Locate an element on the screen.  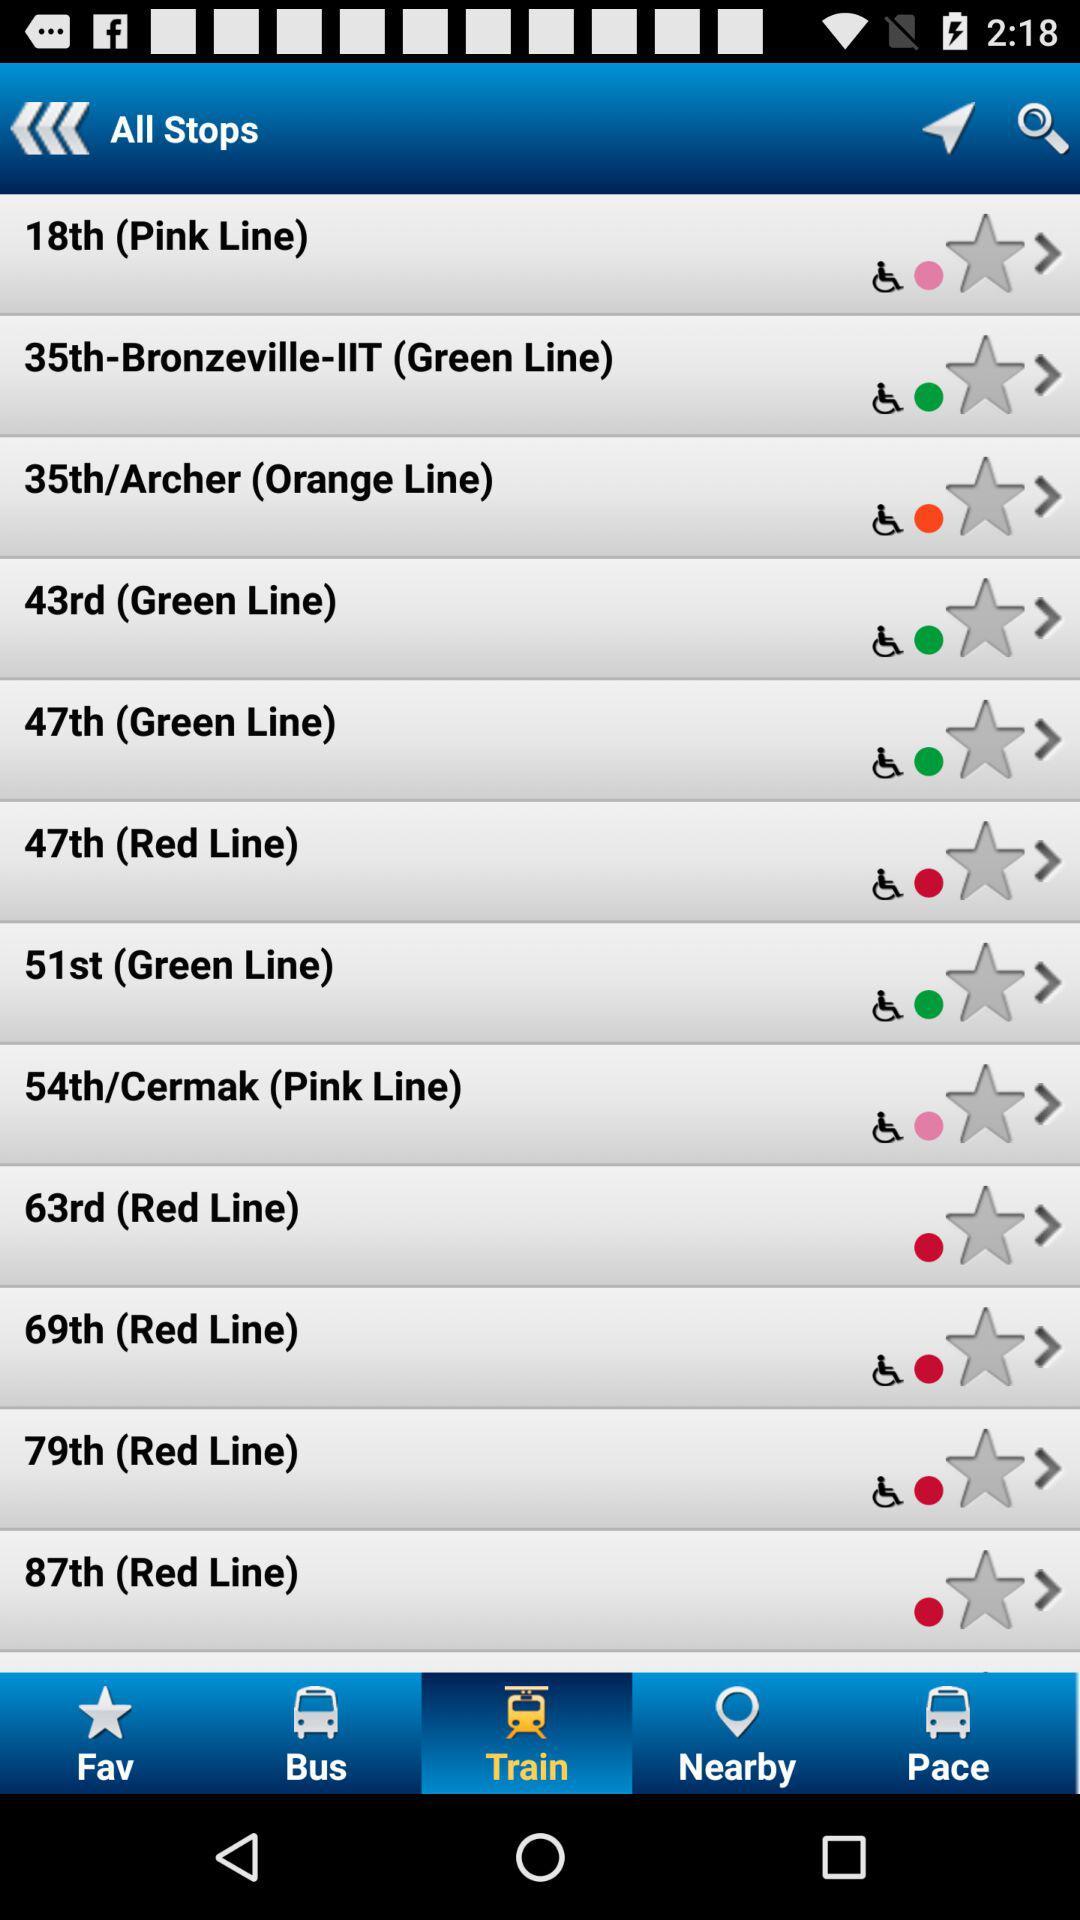
highlight/star this stop is located at coordinates (984, 374).